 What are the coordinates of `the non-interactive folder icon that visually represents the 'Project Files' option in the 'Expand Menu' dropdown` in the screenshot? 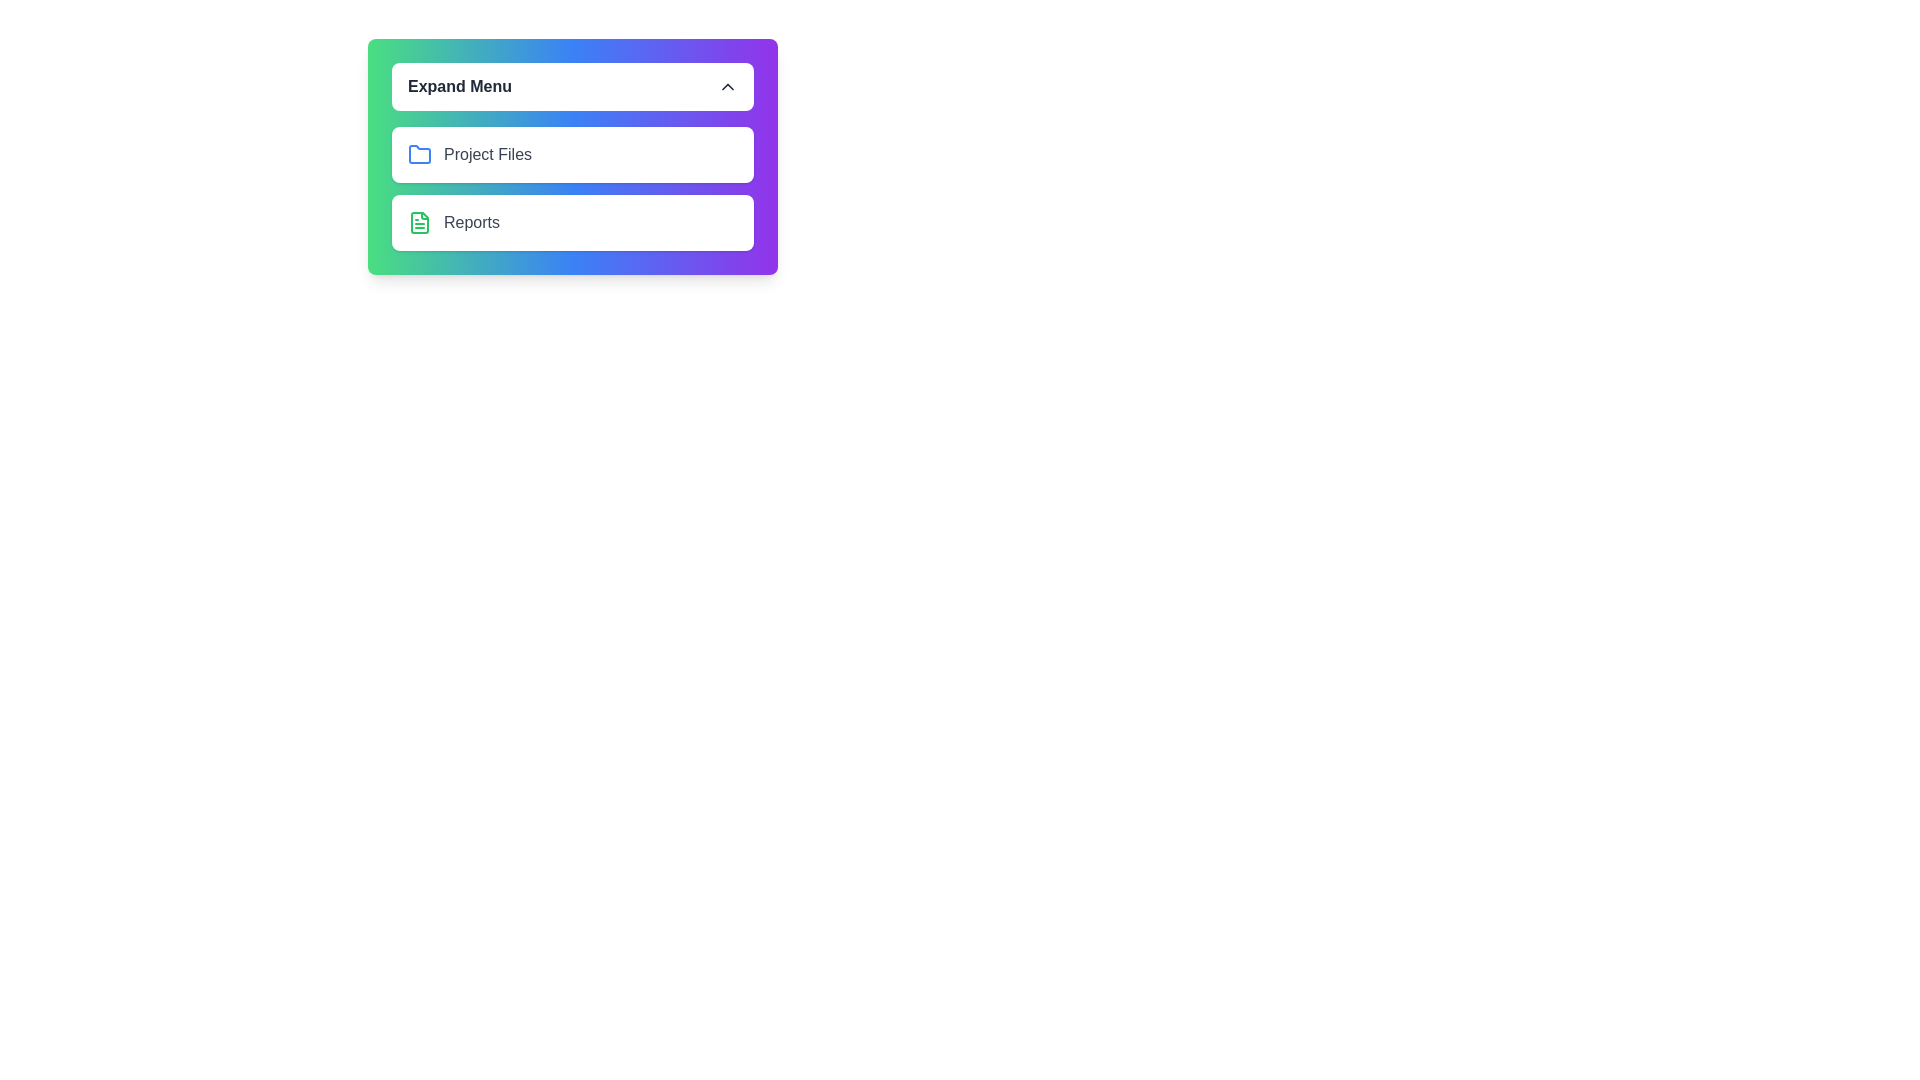 It's located at (419, 153).